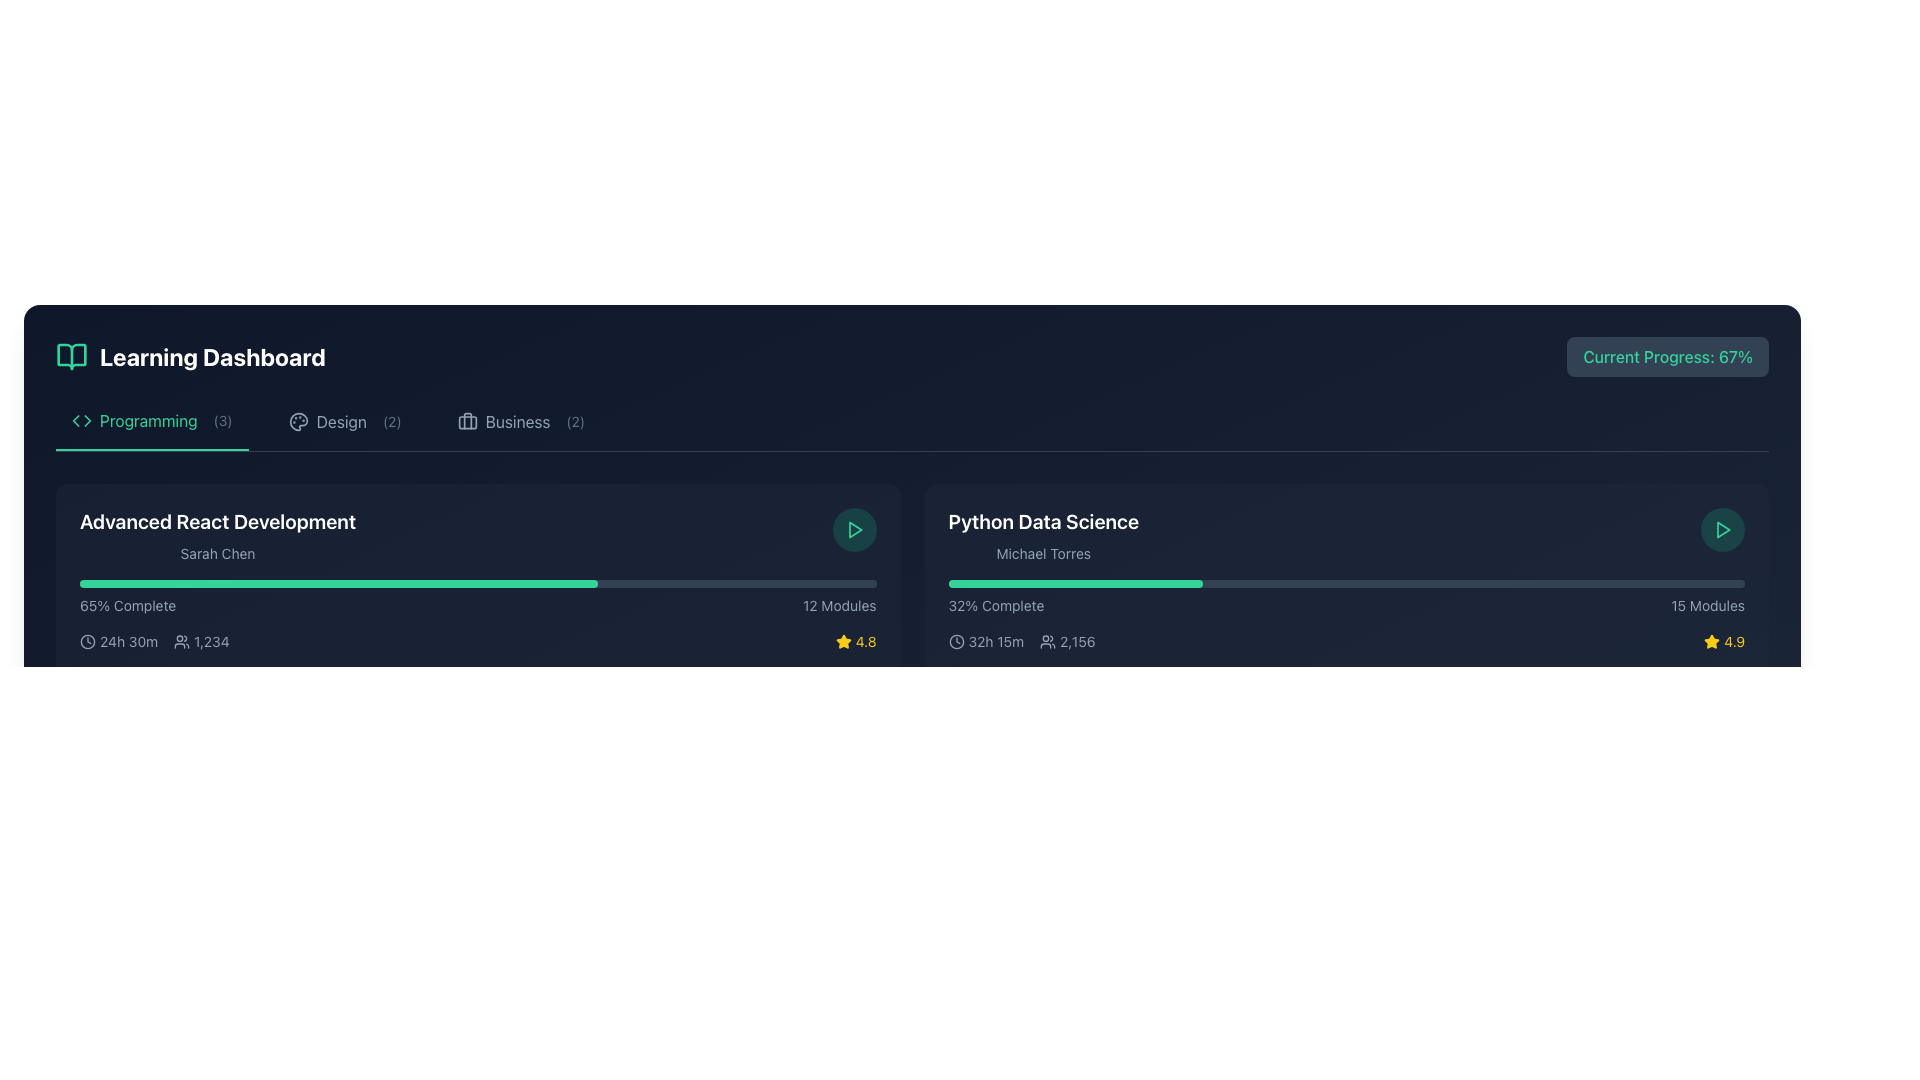 This screenshot has height=1080, width=1920. What do you see at coordinates (856, 641) in the screenshot?
I see `rating value displayed on the Rating indicator for the course 'Advanced React Development', which is located in the bottom right corner of the course card` at bounding box center [856, 641].